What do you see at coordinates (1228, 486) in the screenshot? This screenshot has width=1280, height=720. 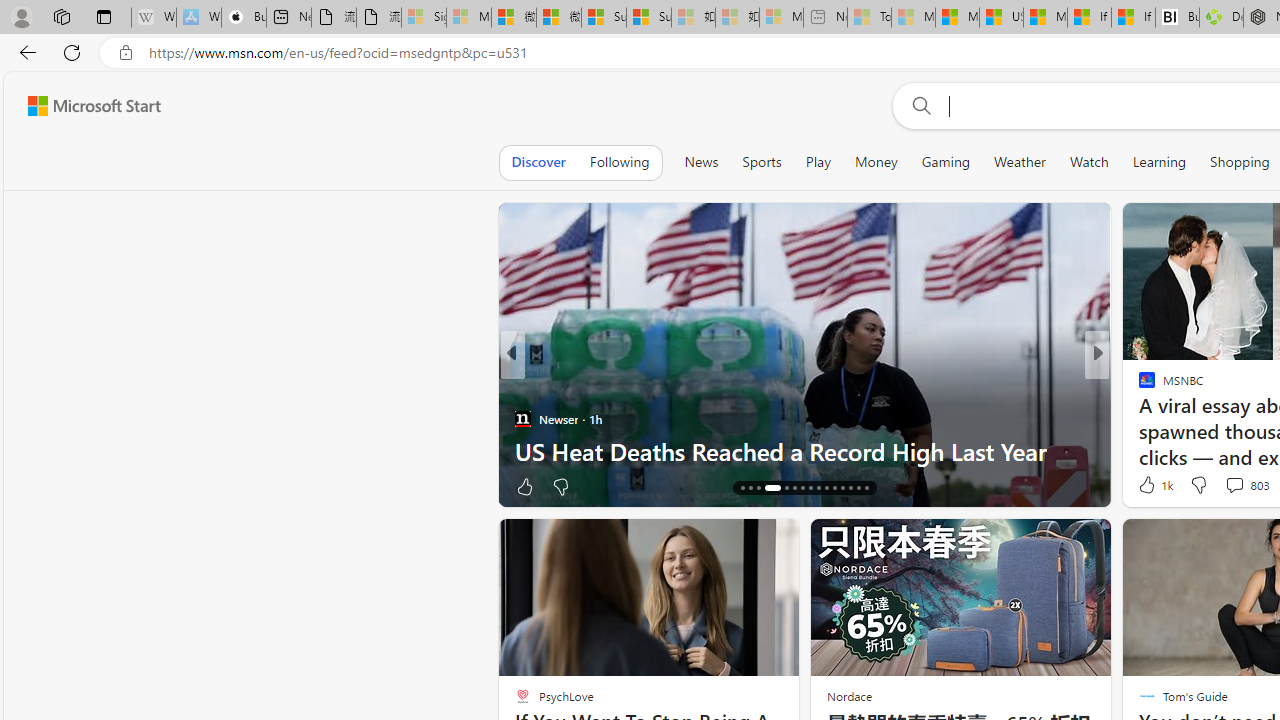 I see `'View comments 2 Comment'` at bounding box center [1228, 486].